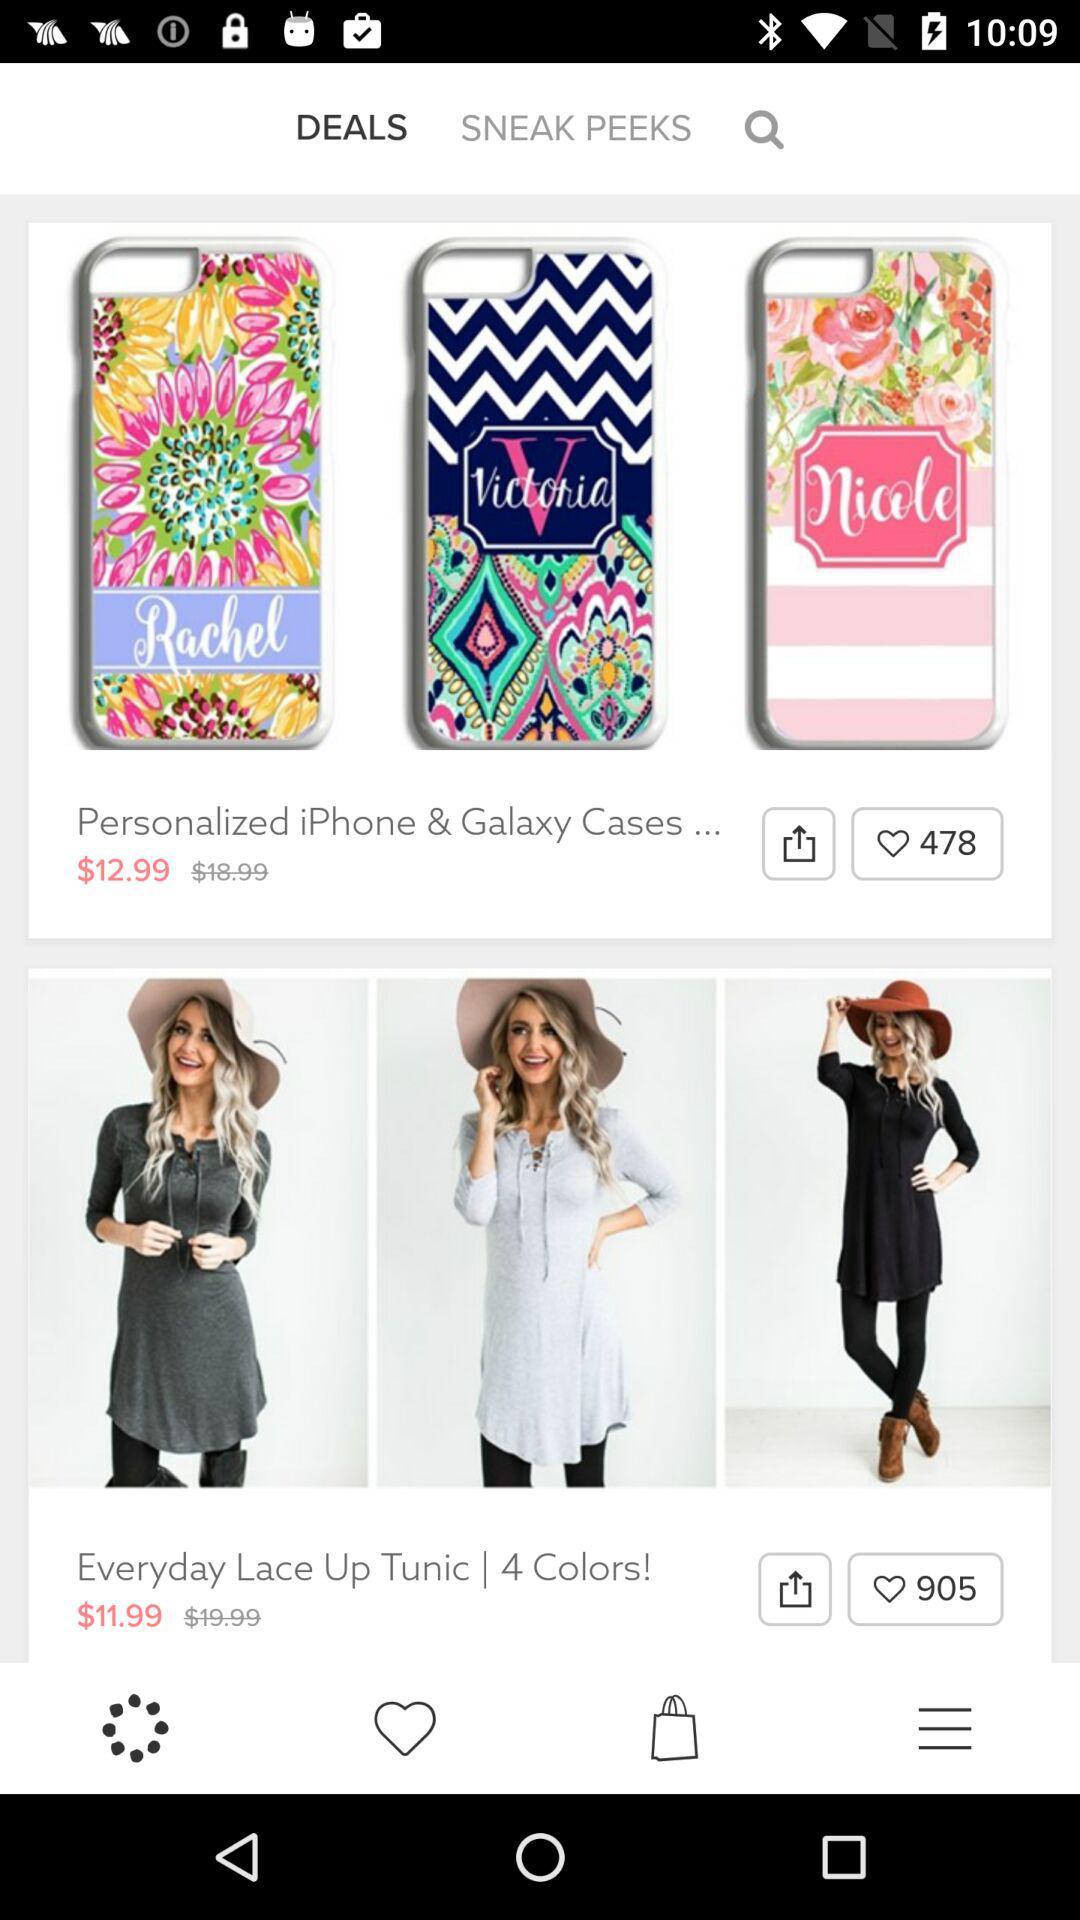 Image resolution: width=1080 pixels, height=1920 pixels. Describe the element at coordinates (764, 127) in the screenshot. I see `the icon to the right of the sneak peeks item` at that location.